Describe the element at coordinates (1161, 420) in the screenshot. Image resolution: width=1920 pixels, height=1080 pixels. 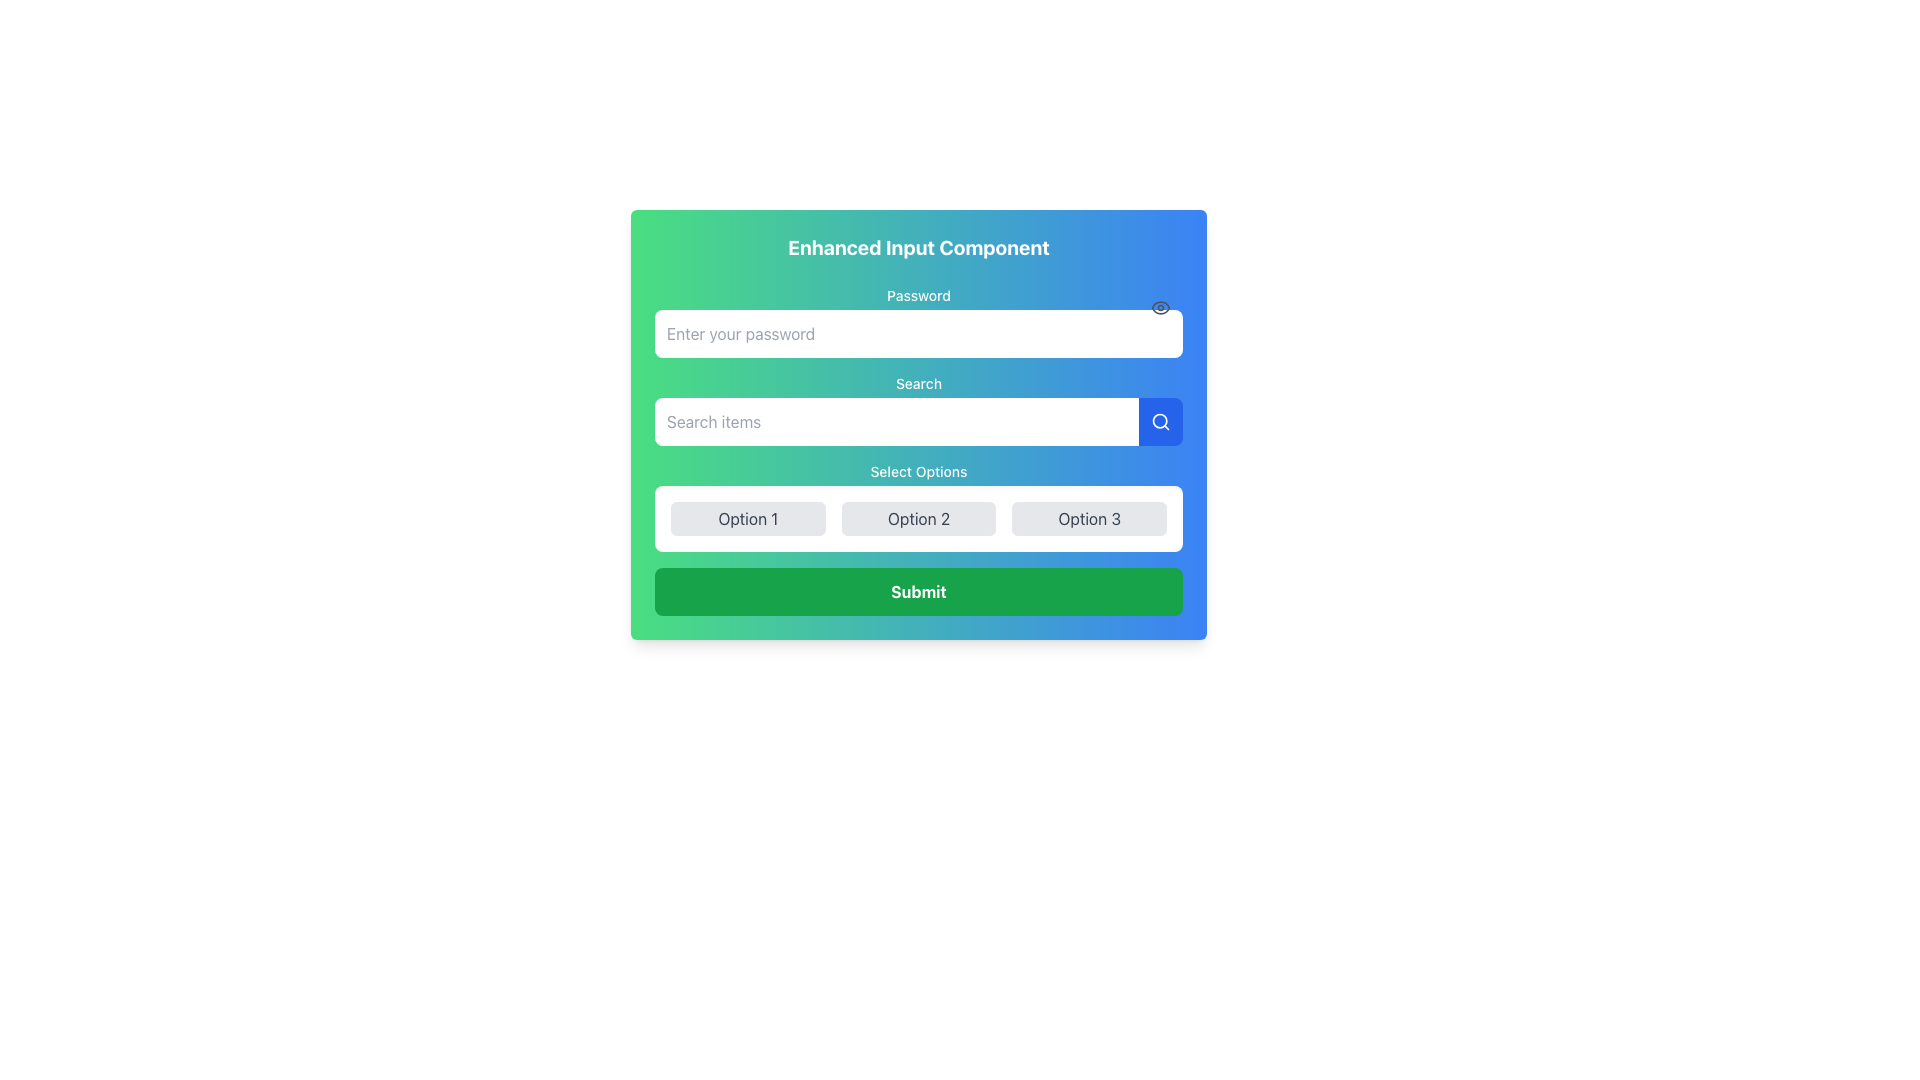
I see `the search icon button located to the right of the 'Search items' input field to initiate a search action` at that location.